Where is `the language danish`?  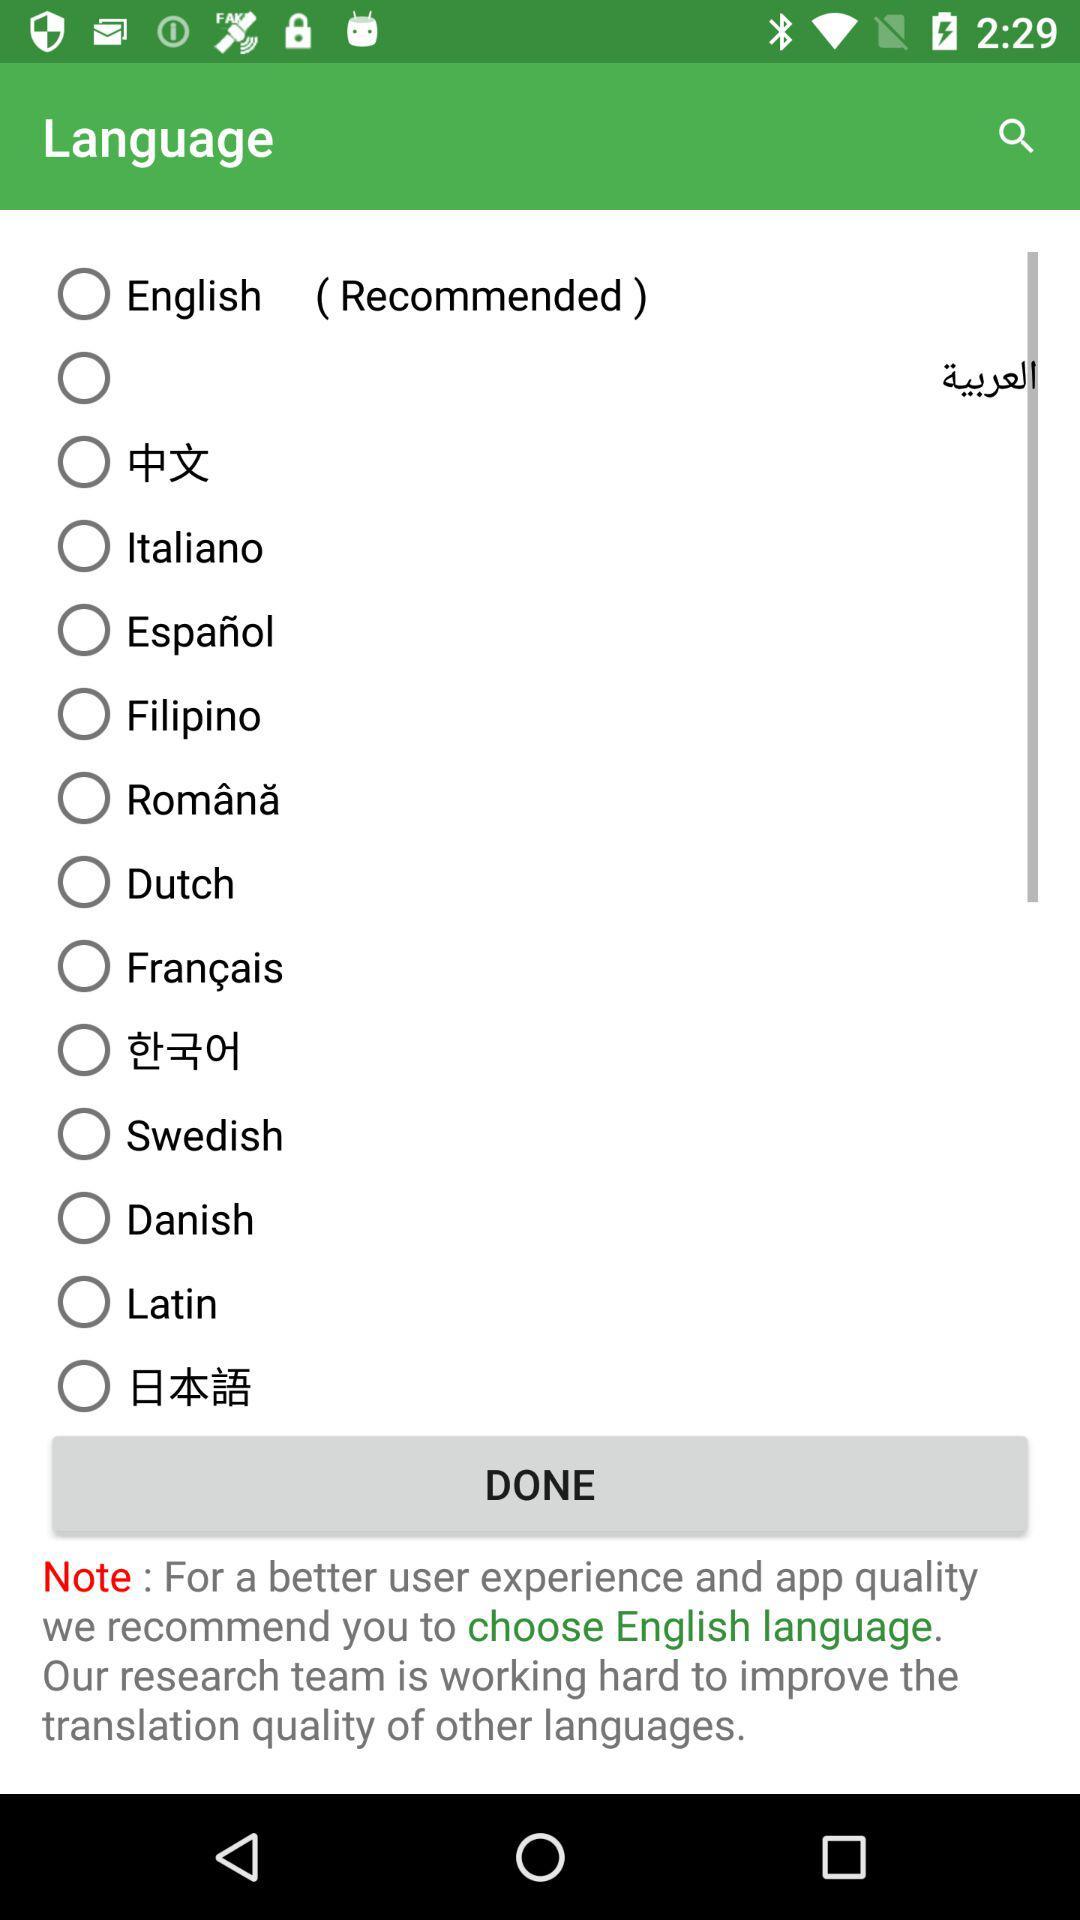 the language danish is located at coordinates (540, 1217).